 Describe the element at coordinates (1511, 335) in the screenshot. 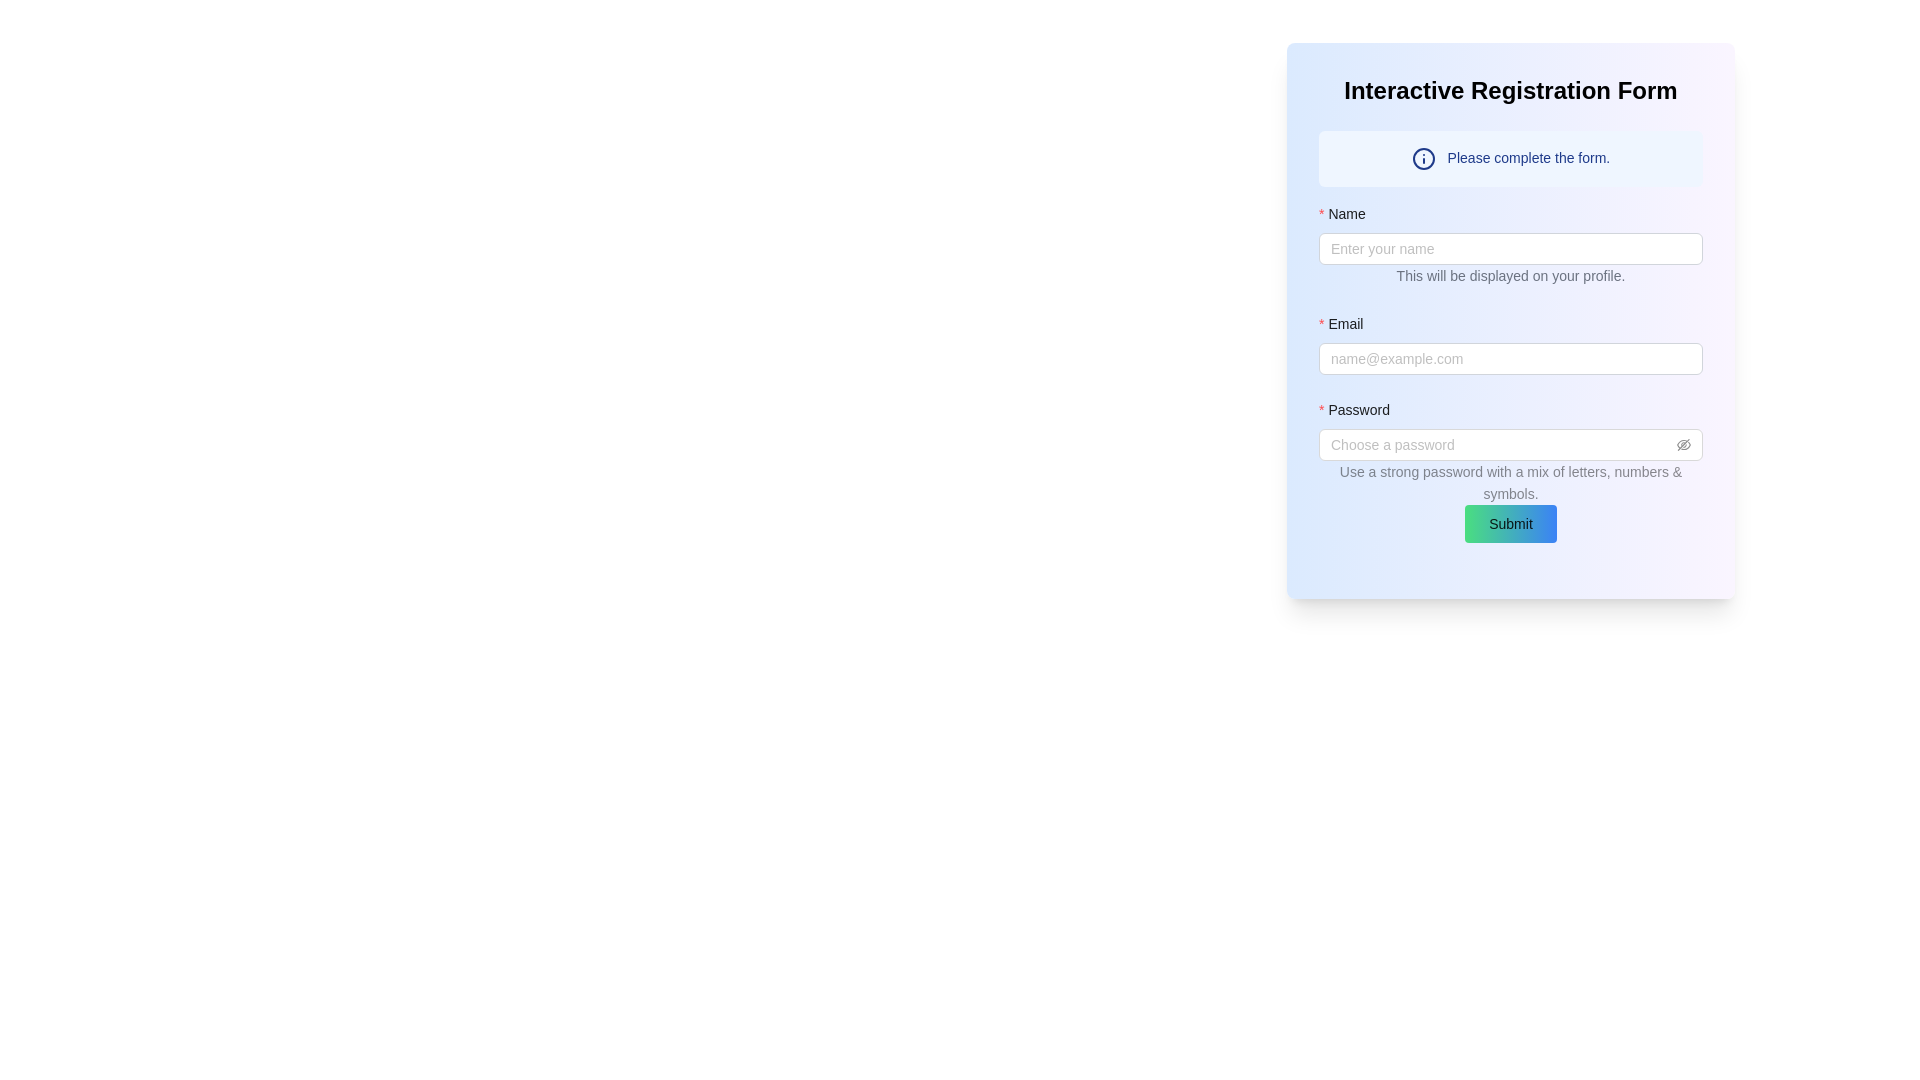

I see `the email input field located within the 'Interactive Registration Form' under the 'Name' section to focus on it` at that location.